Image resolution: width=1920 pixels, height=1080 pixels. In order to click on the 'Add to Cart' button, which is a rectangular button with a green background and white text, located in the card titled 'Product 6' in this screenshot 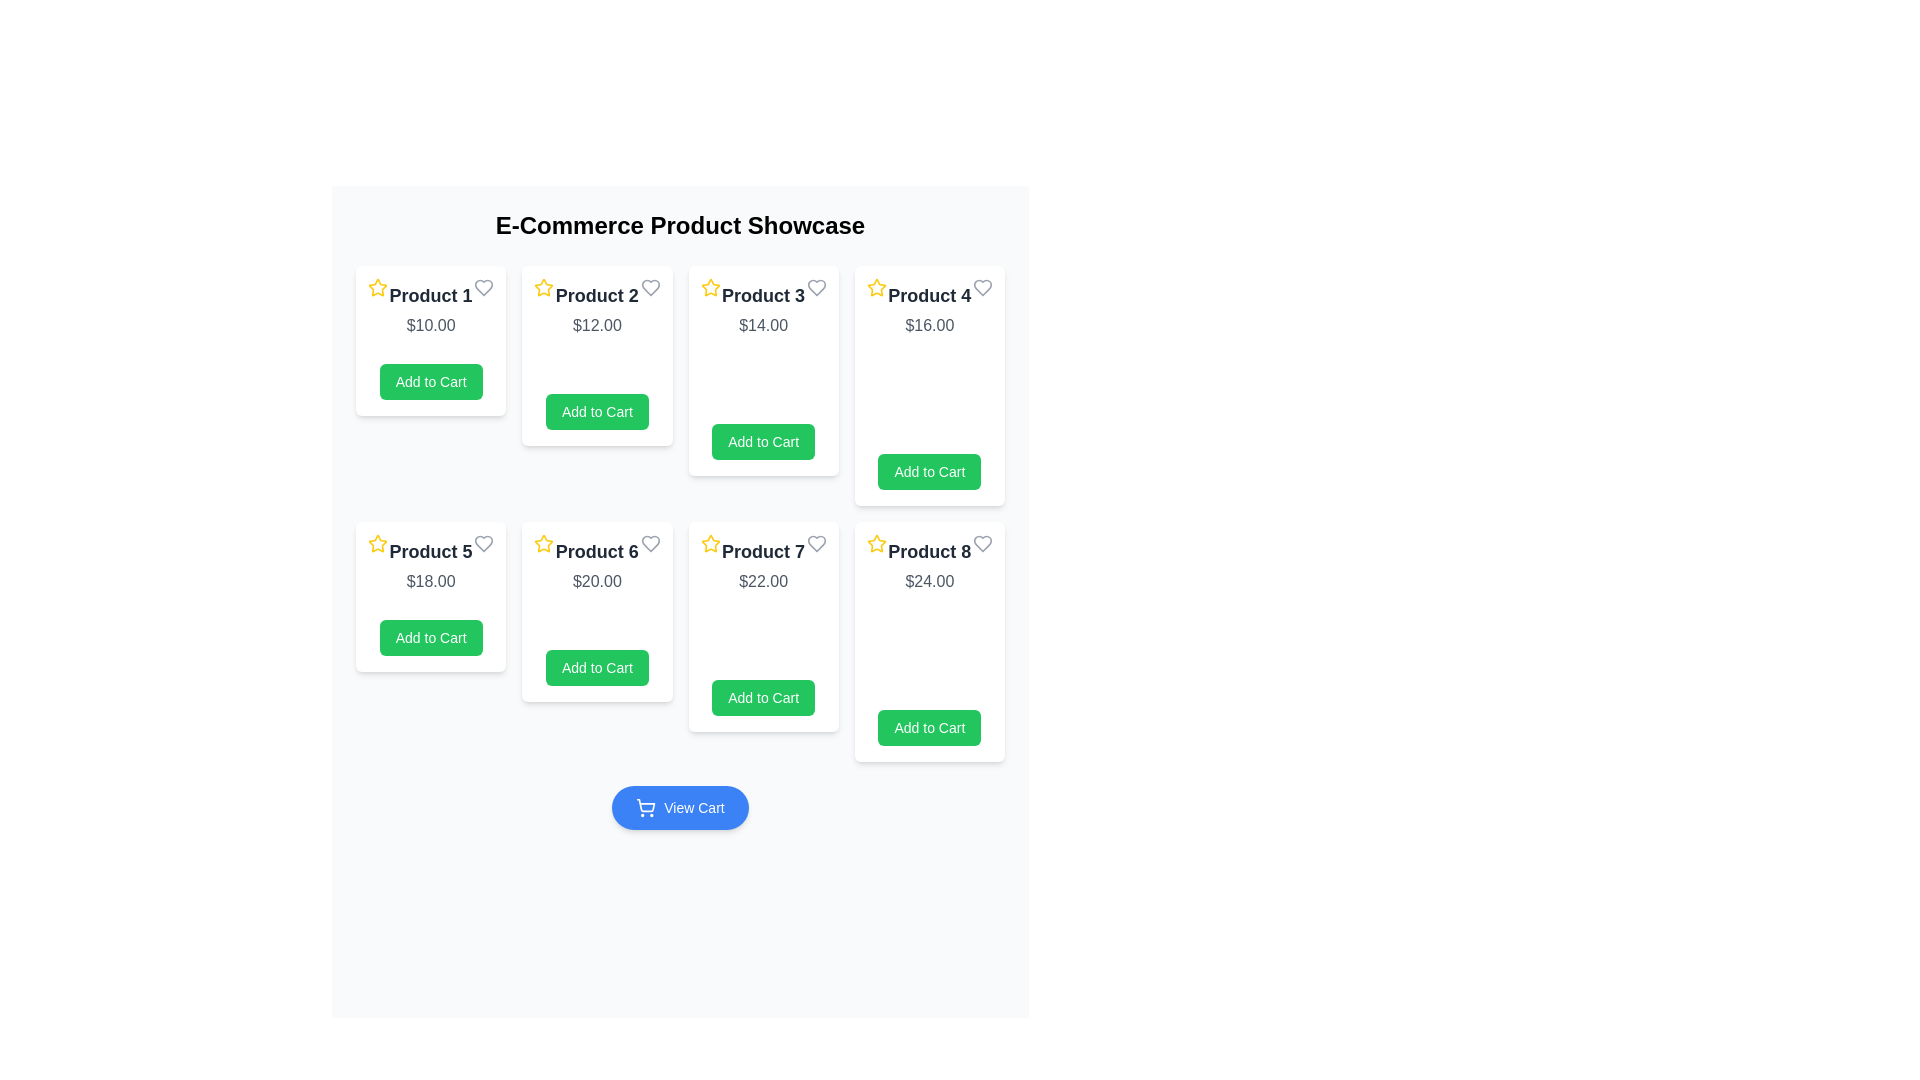, I will do `click(596, 667)`.